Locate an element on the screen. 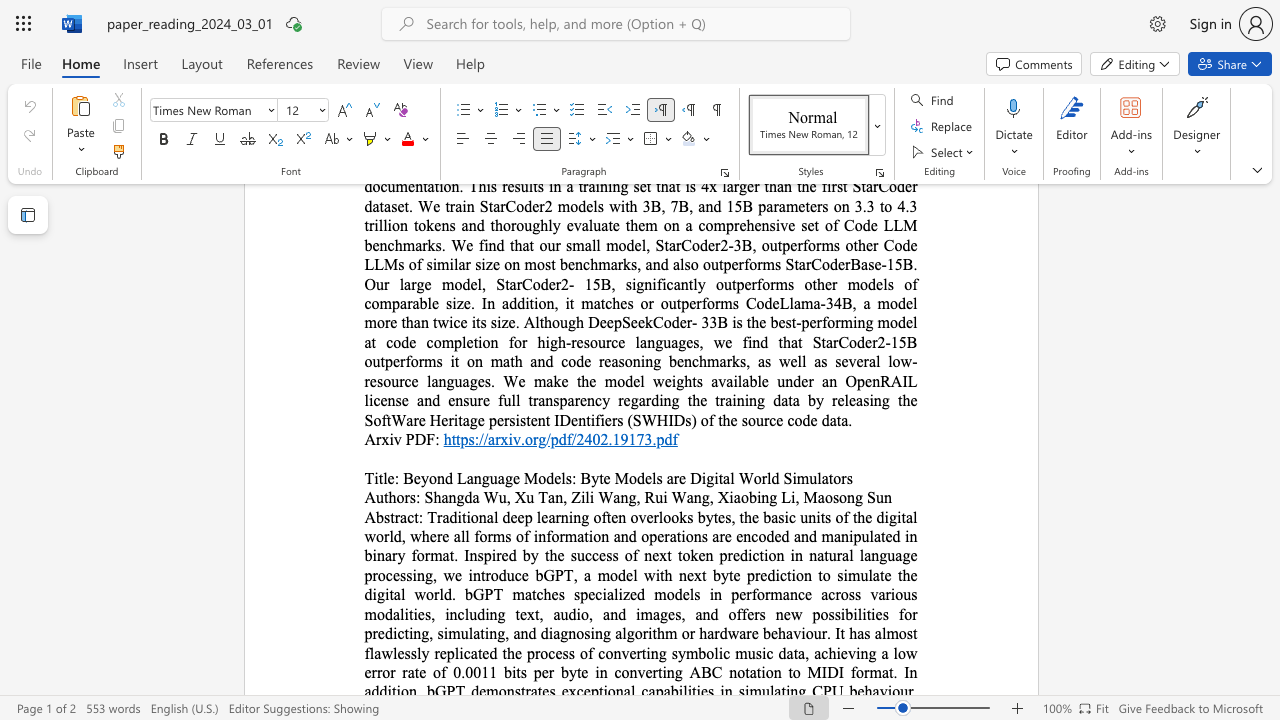 Image resolution: width=1280 pixels, height=720 pixels. the subset text "tor" within the text "Beyond Language Models: Byte Models are Digital World Simulators" is located at coordinates (828, 478).